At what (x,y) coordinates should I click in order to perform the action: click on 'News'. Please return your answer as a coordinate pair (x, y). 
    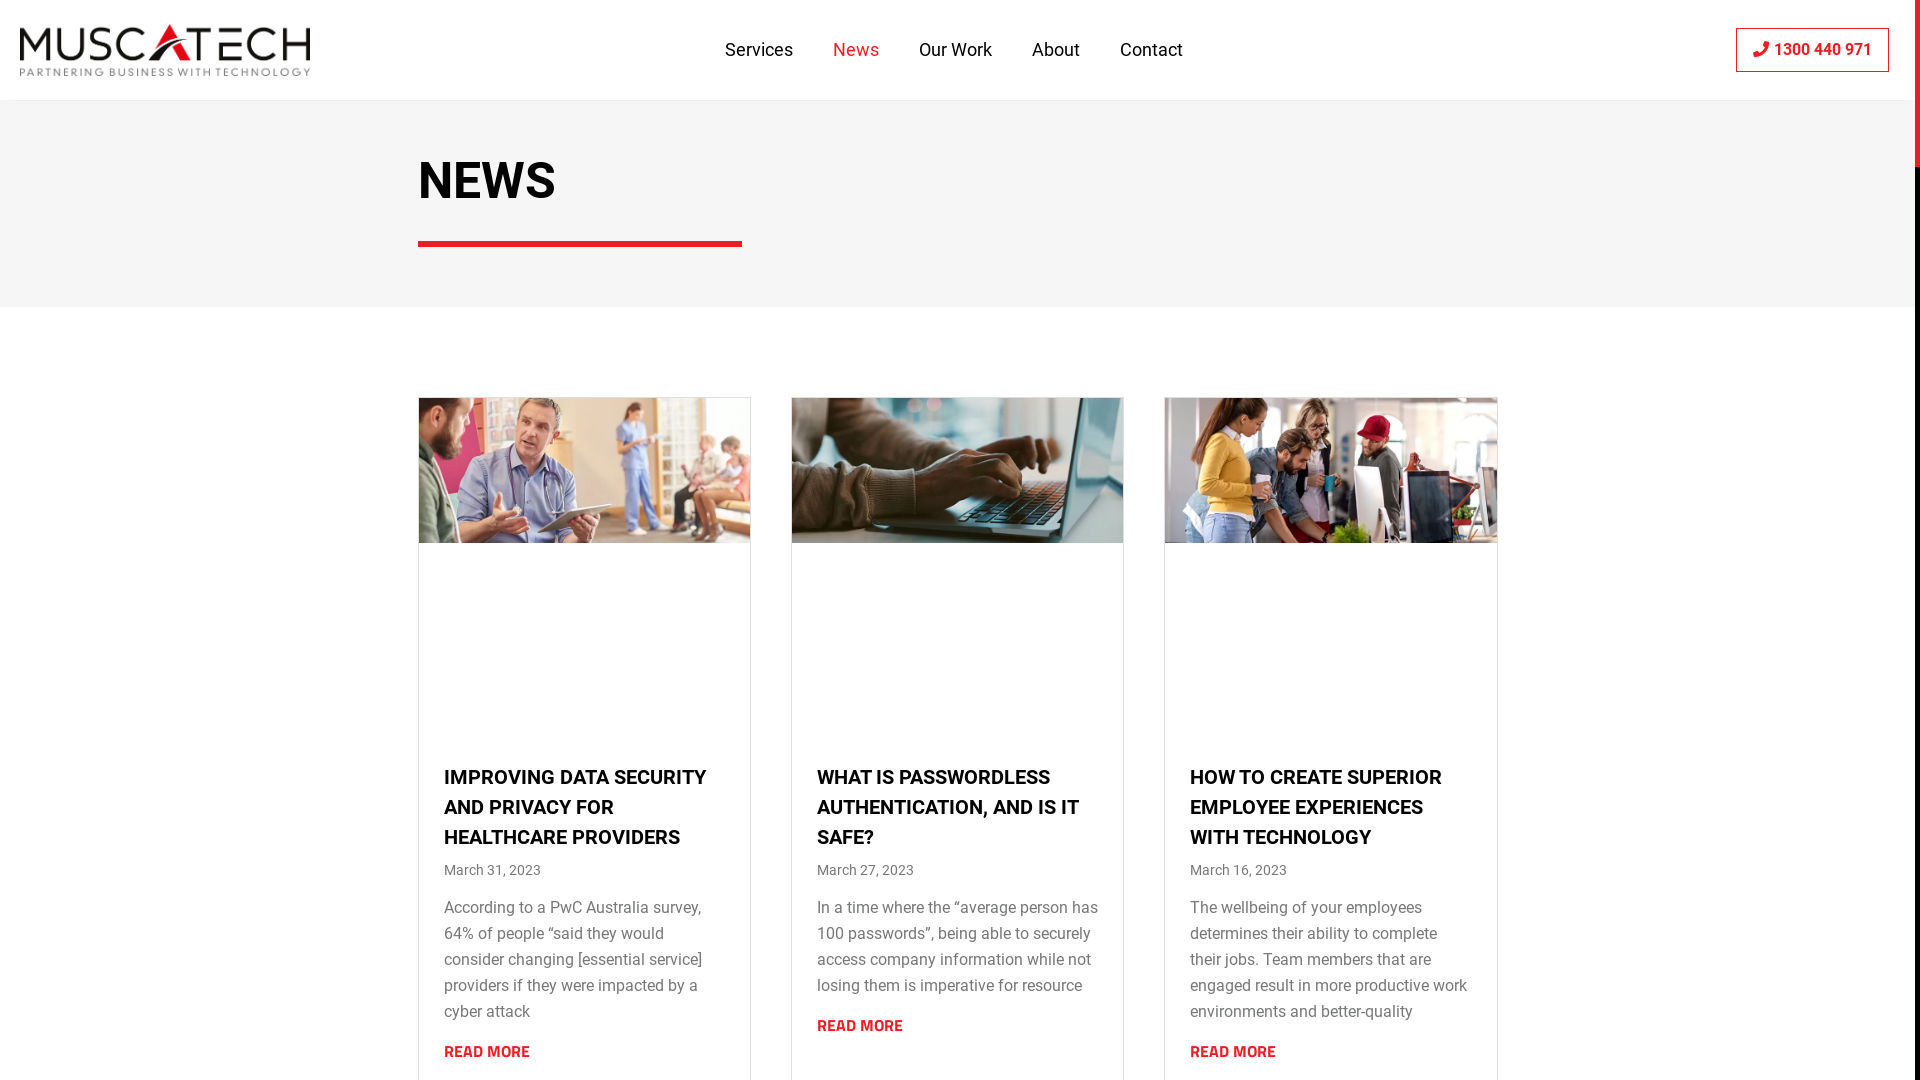
    Looking at the image, I should click on (855, 49).